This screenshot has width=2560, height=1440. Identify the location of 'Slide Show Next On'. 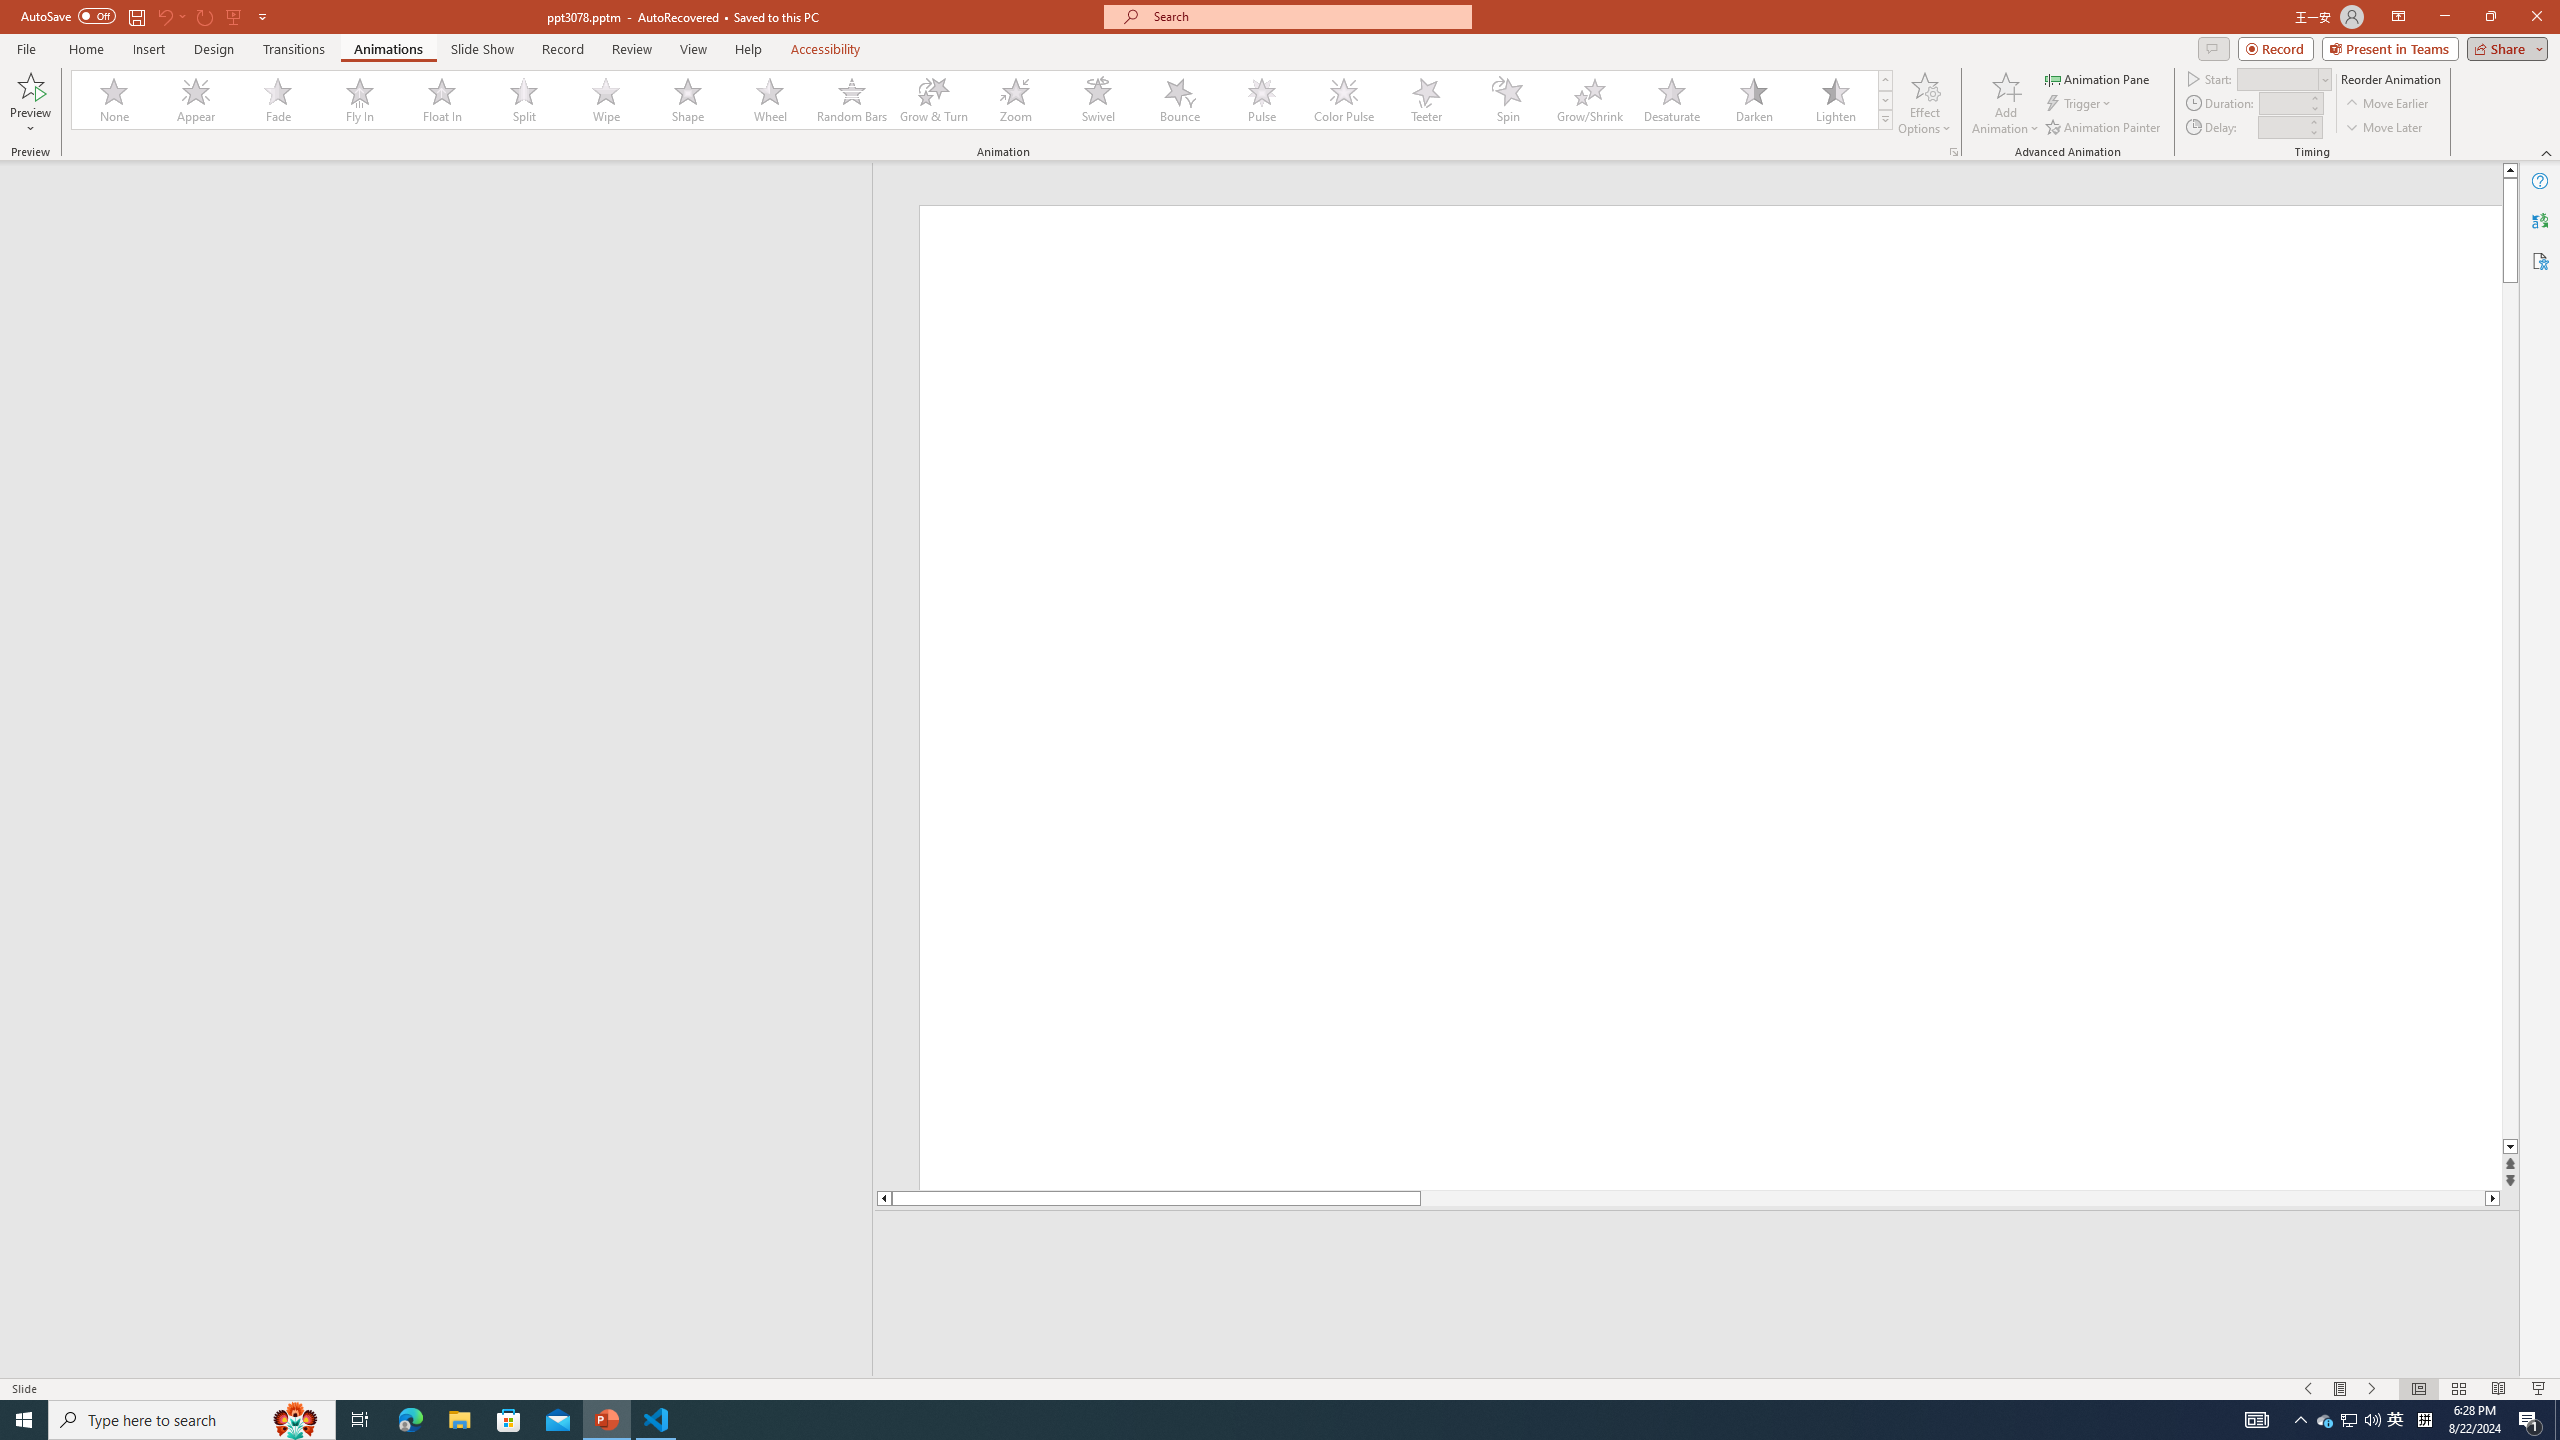
(2372, 1389).